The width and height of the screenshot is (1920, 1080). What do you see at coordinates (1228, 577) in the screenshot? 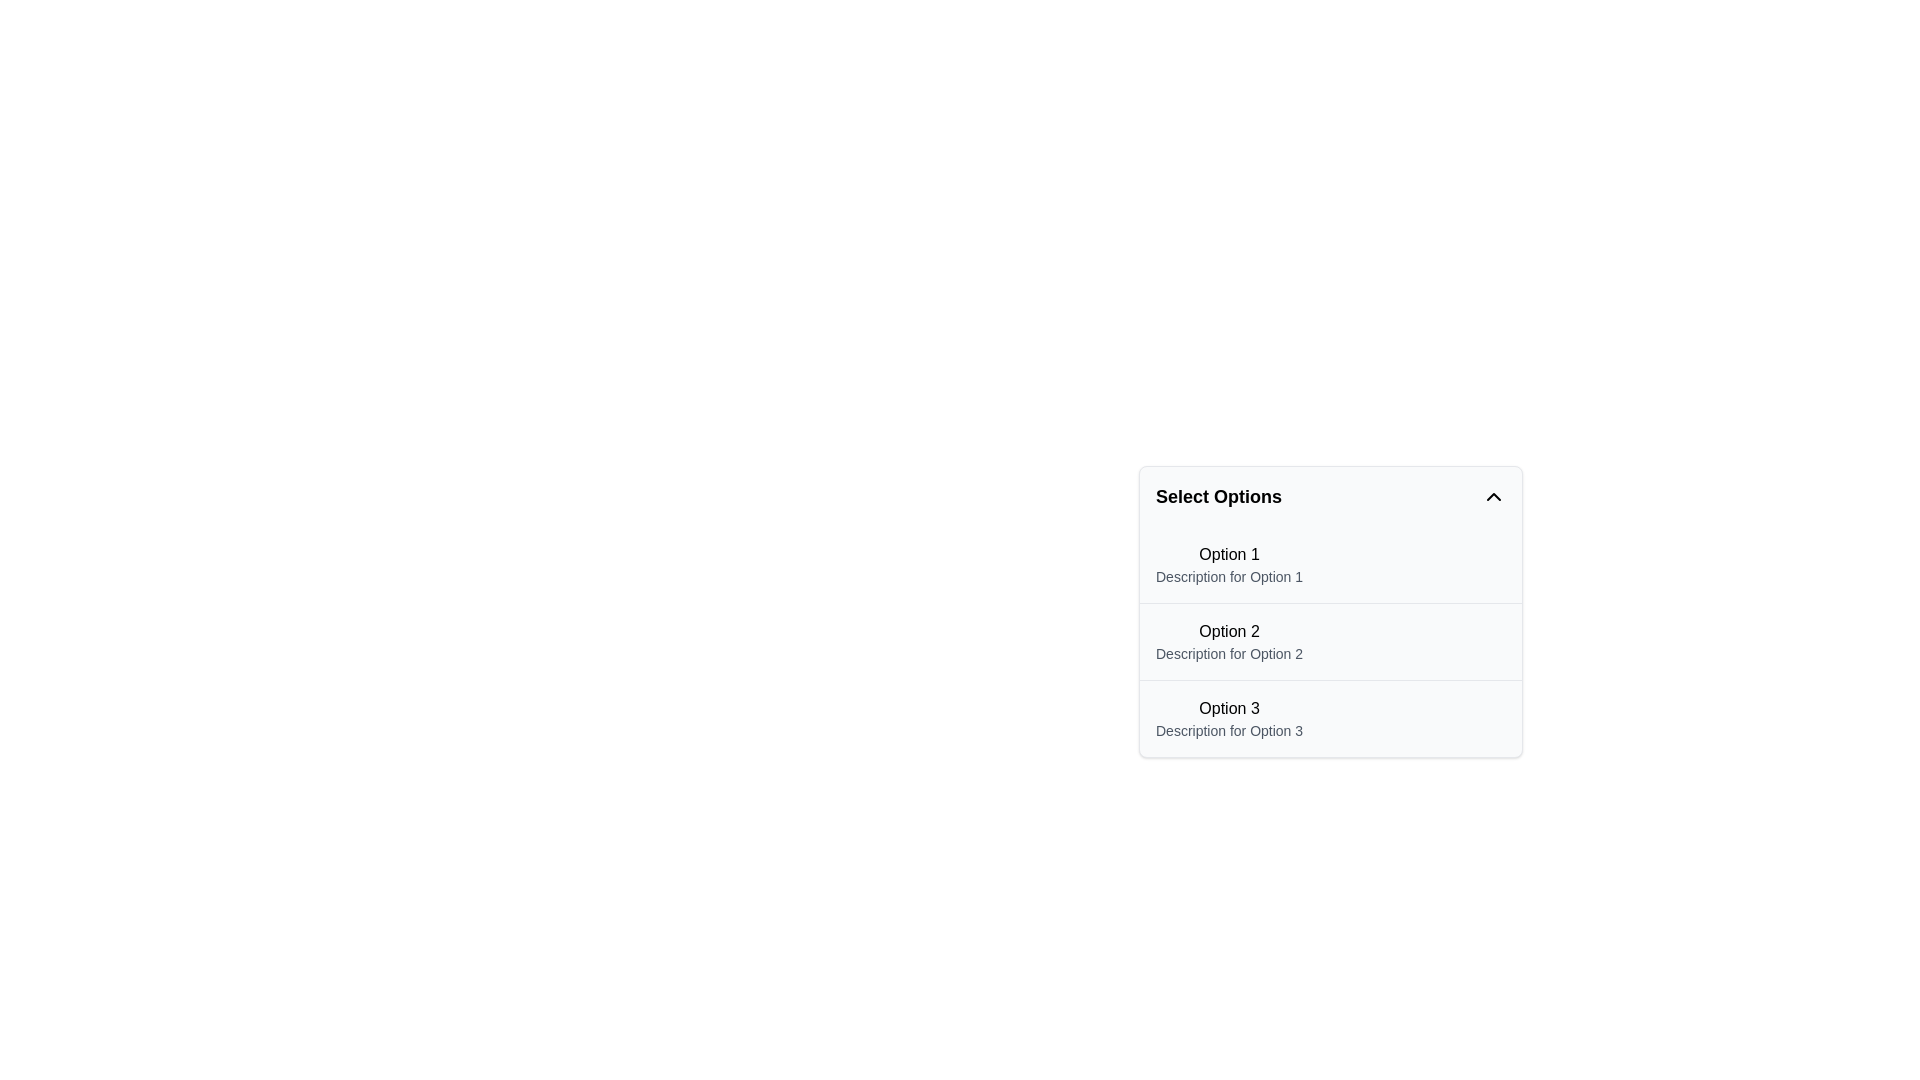
I see `the text label providing additional information about 'Option 1', which is located directly below the 'Option 1' header in the dropdown menu` at bounding box center [1228, 577].